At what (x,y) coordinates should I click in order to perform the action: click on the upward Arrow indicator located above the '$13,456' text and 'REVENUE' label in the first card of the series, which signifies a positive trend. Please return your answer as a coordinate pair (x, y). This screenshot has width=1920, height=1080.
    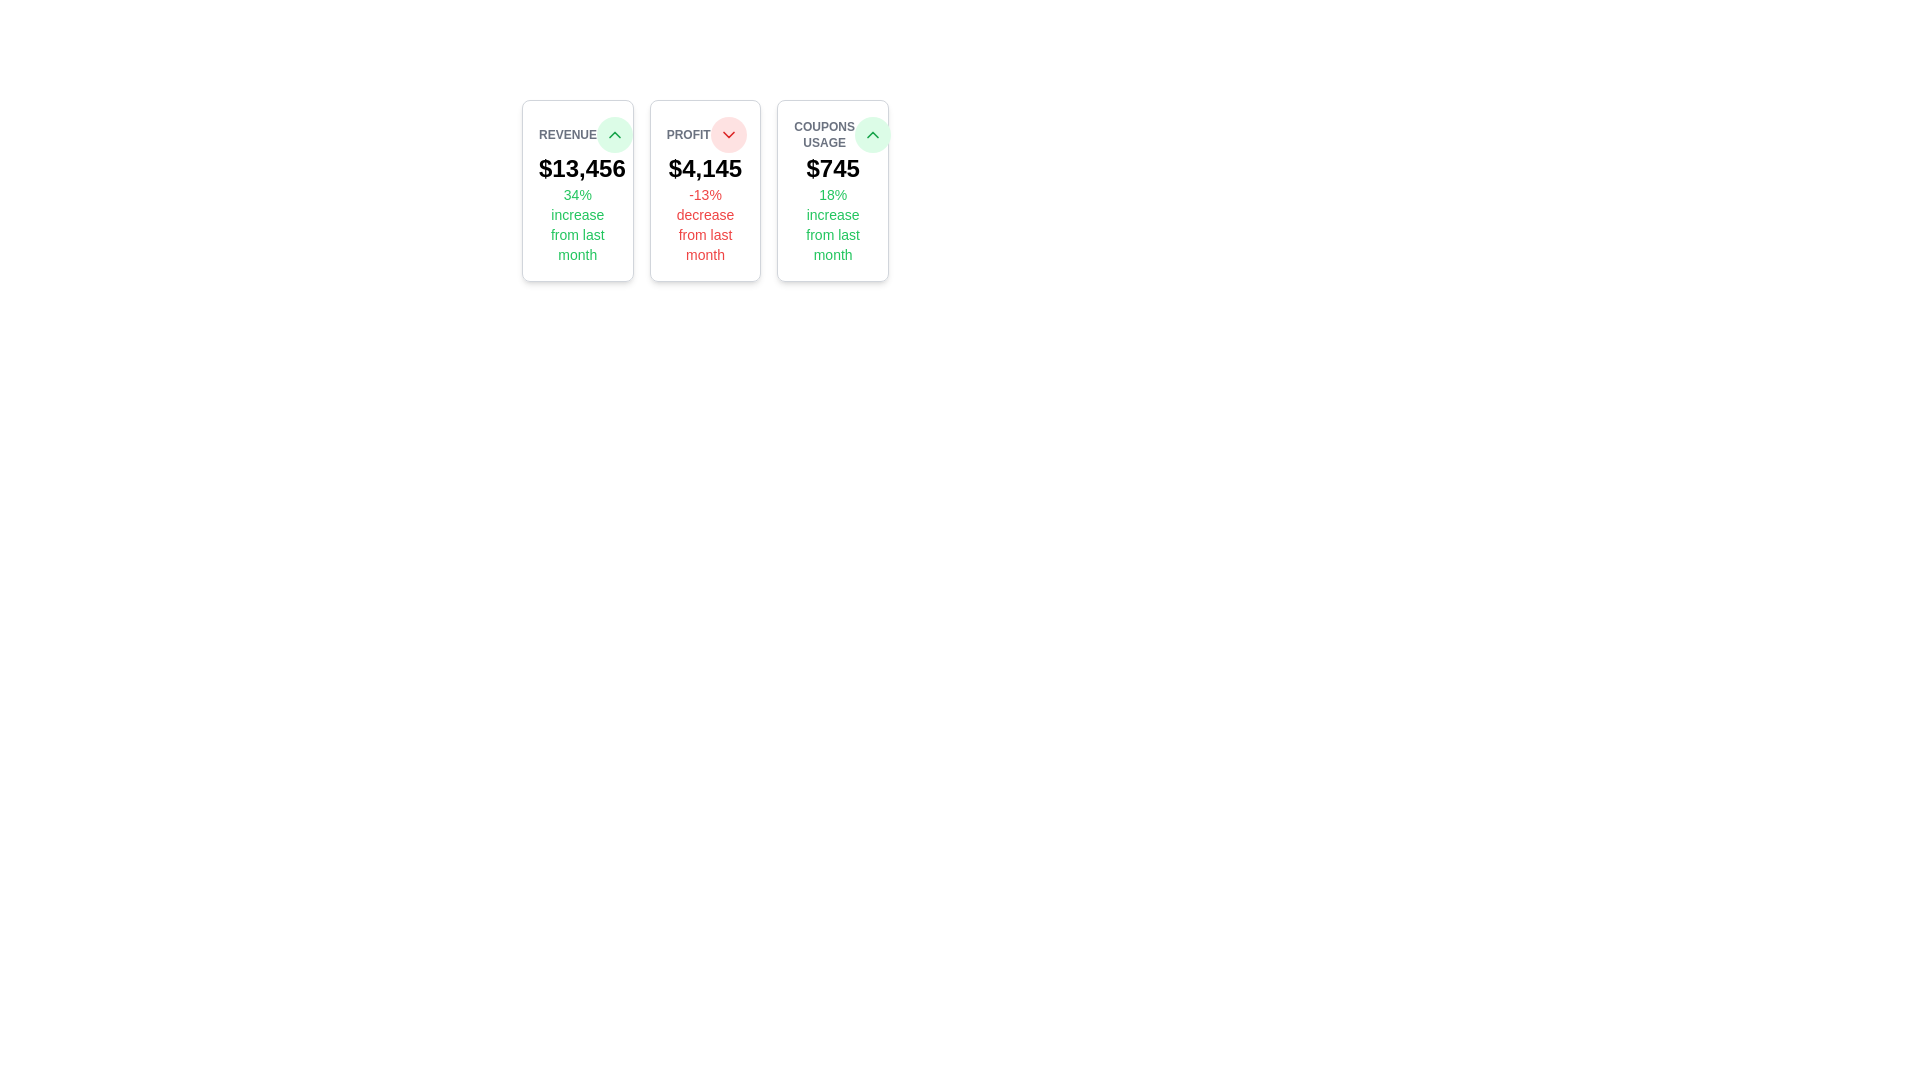
    Looking at the image, I should click on (873, 135).